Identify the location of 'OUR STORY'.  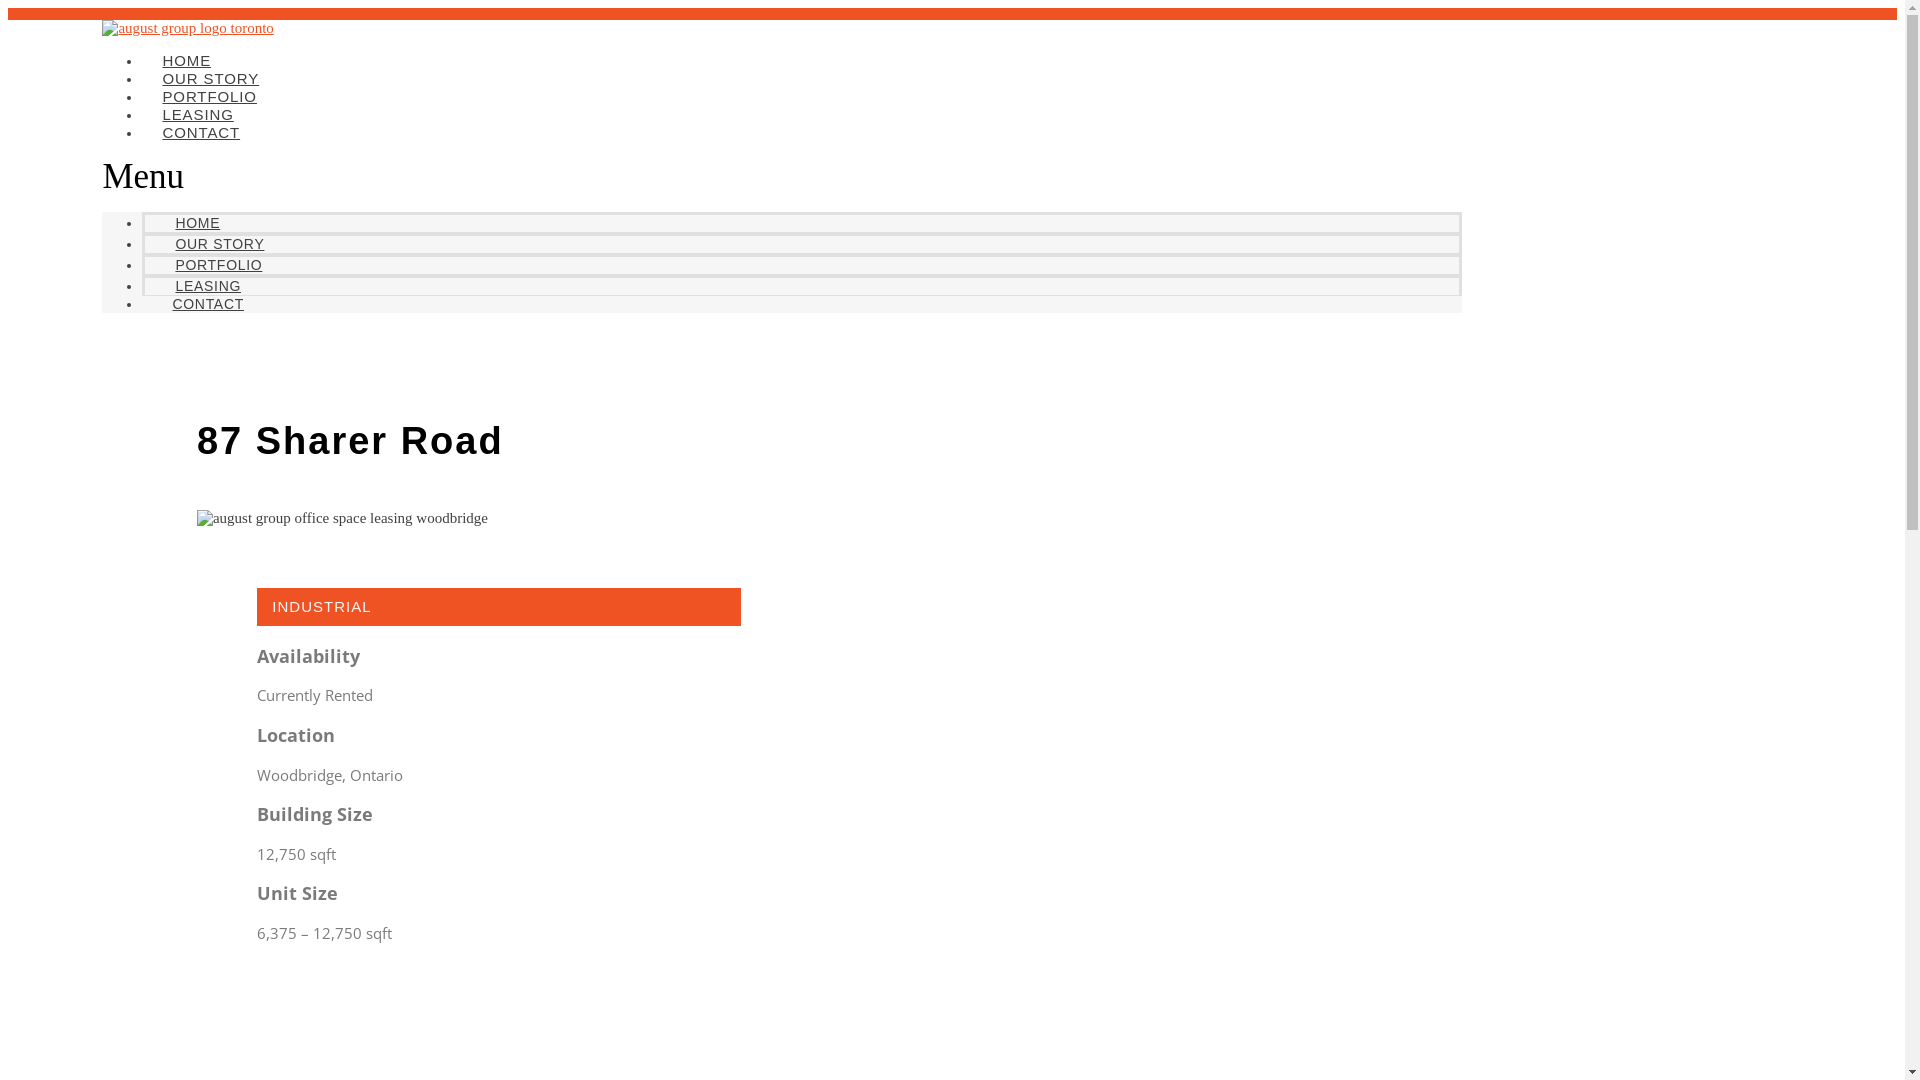
(219, 242).